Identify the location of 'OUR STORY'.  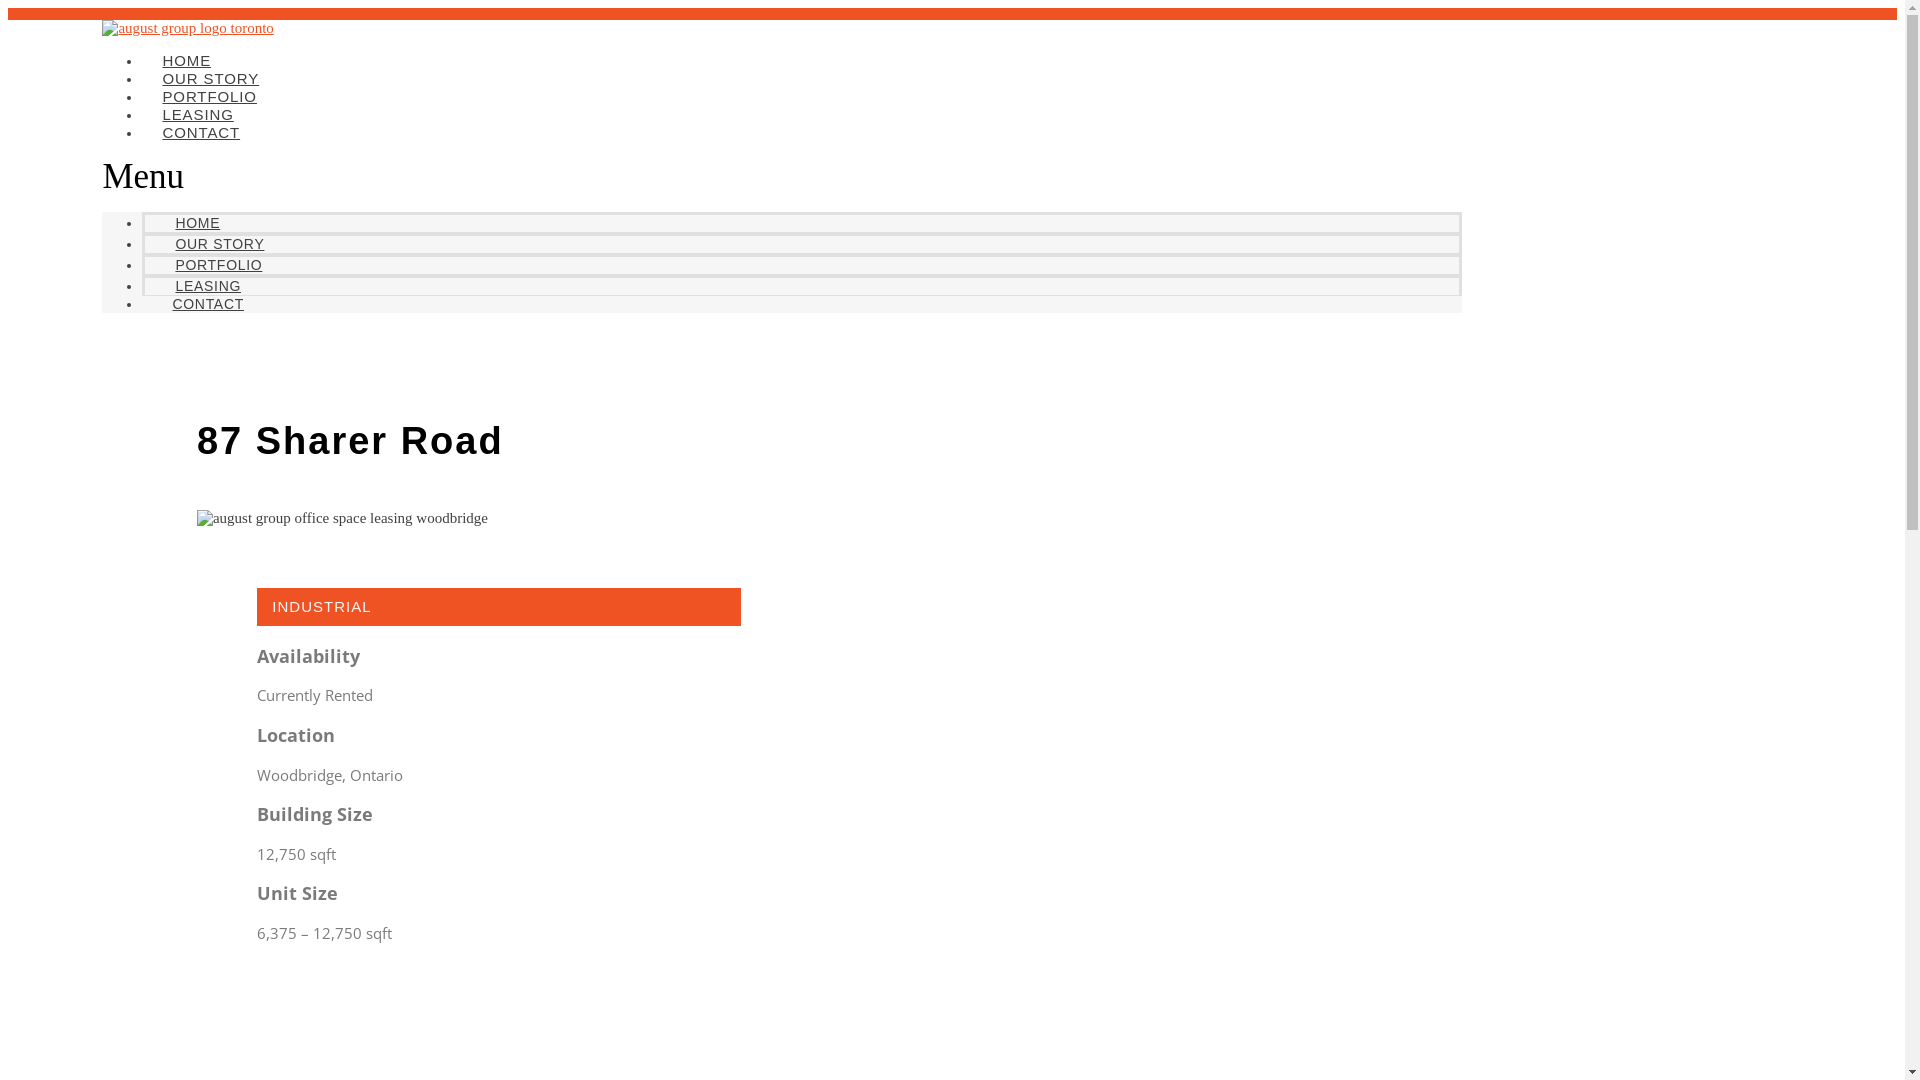
(219, 242).